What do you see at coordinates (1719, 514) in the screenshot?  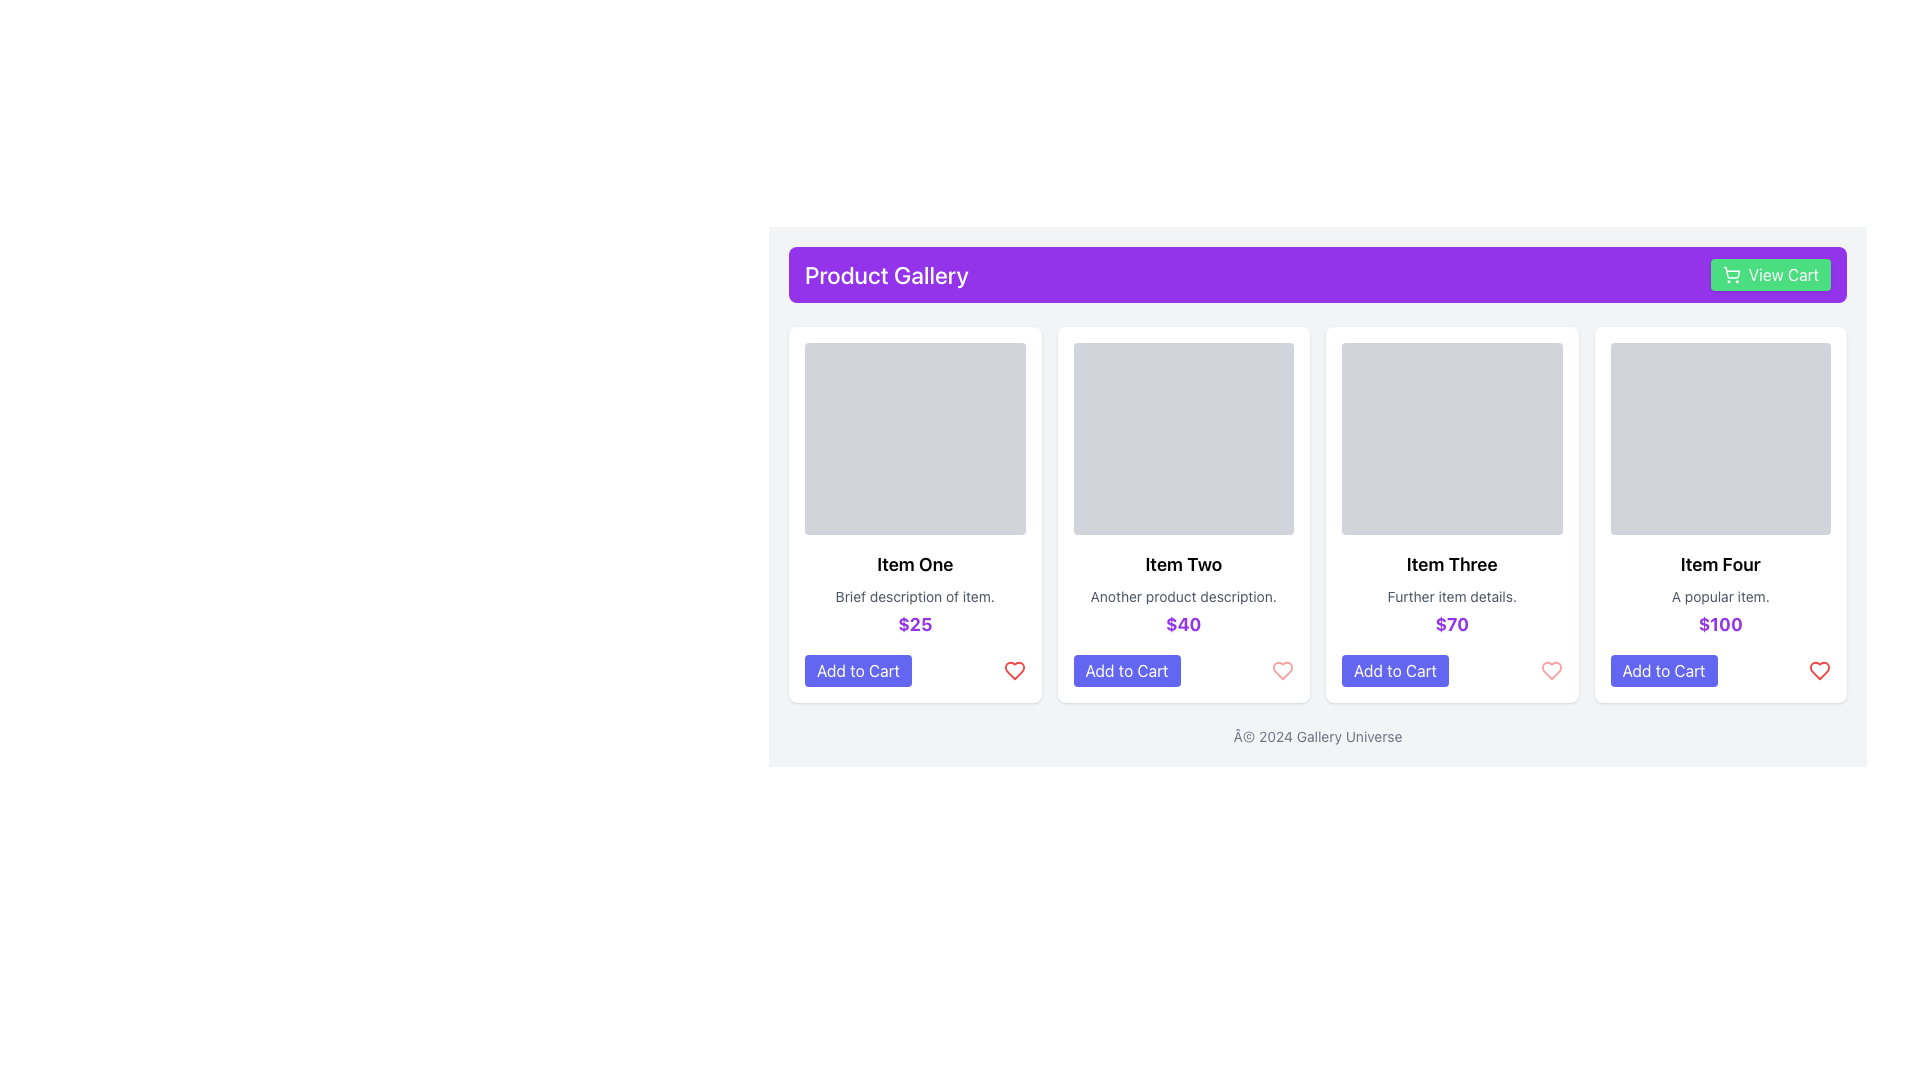 I see `the product card for 'Item Four' in the grid-based gallery` at bounding box center [1719, 514].